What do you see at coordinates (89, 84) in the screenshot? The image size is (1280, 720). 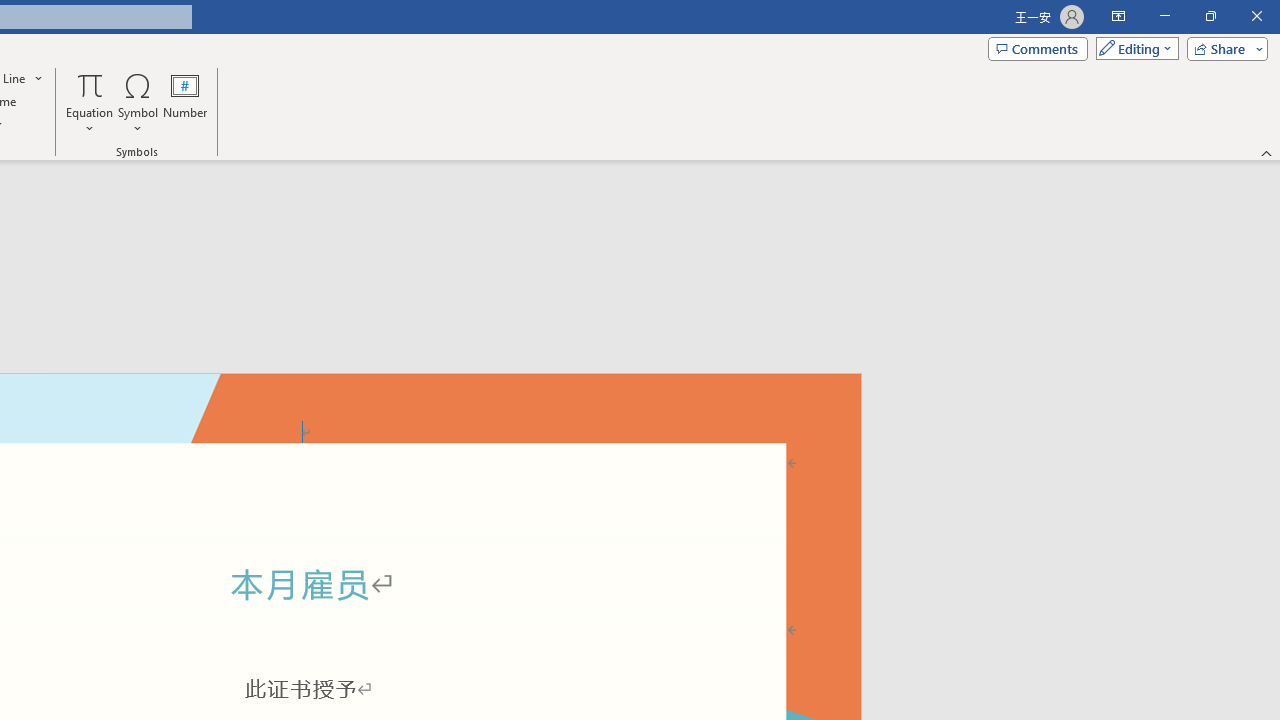 I see `'Equation'` at bounding box center [89, 84].